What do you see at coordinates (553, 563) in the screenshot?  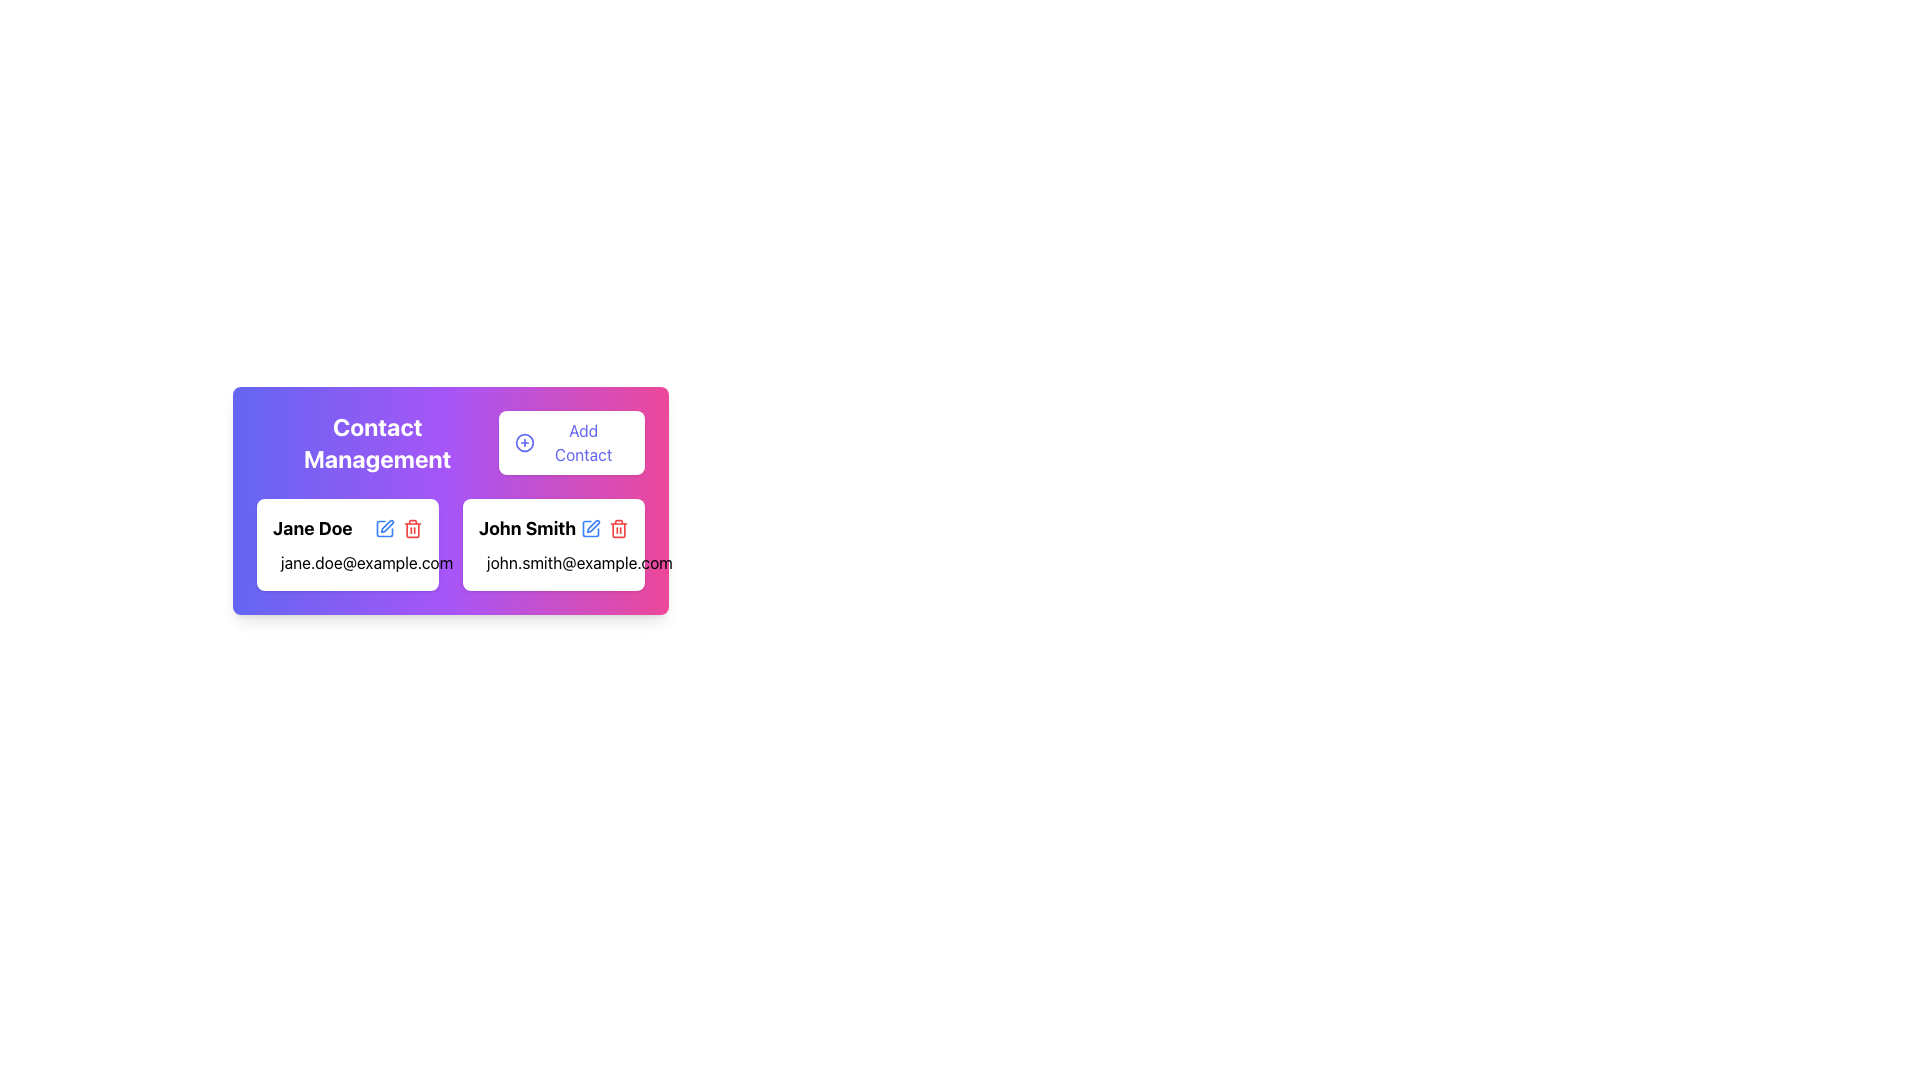 I see `the email address identifier element for the contact 'John Smith', which is positioned below the name and contains an envelope icon` at bounding box center [553, 563].